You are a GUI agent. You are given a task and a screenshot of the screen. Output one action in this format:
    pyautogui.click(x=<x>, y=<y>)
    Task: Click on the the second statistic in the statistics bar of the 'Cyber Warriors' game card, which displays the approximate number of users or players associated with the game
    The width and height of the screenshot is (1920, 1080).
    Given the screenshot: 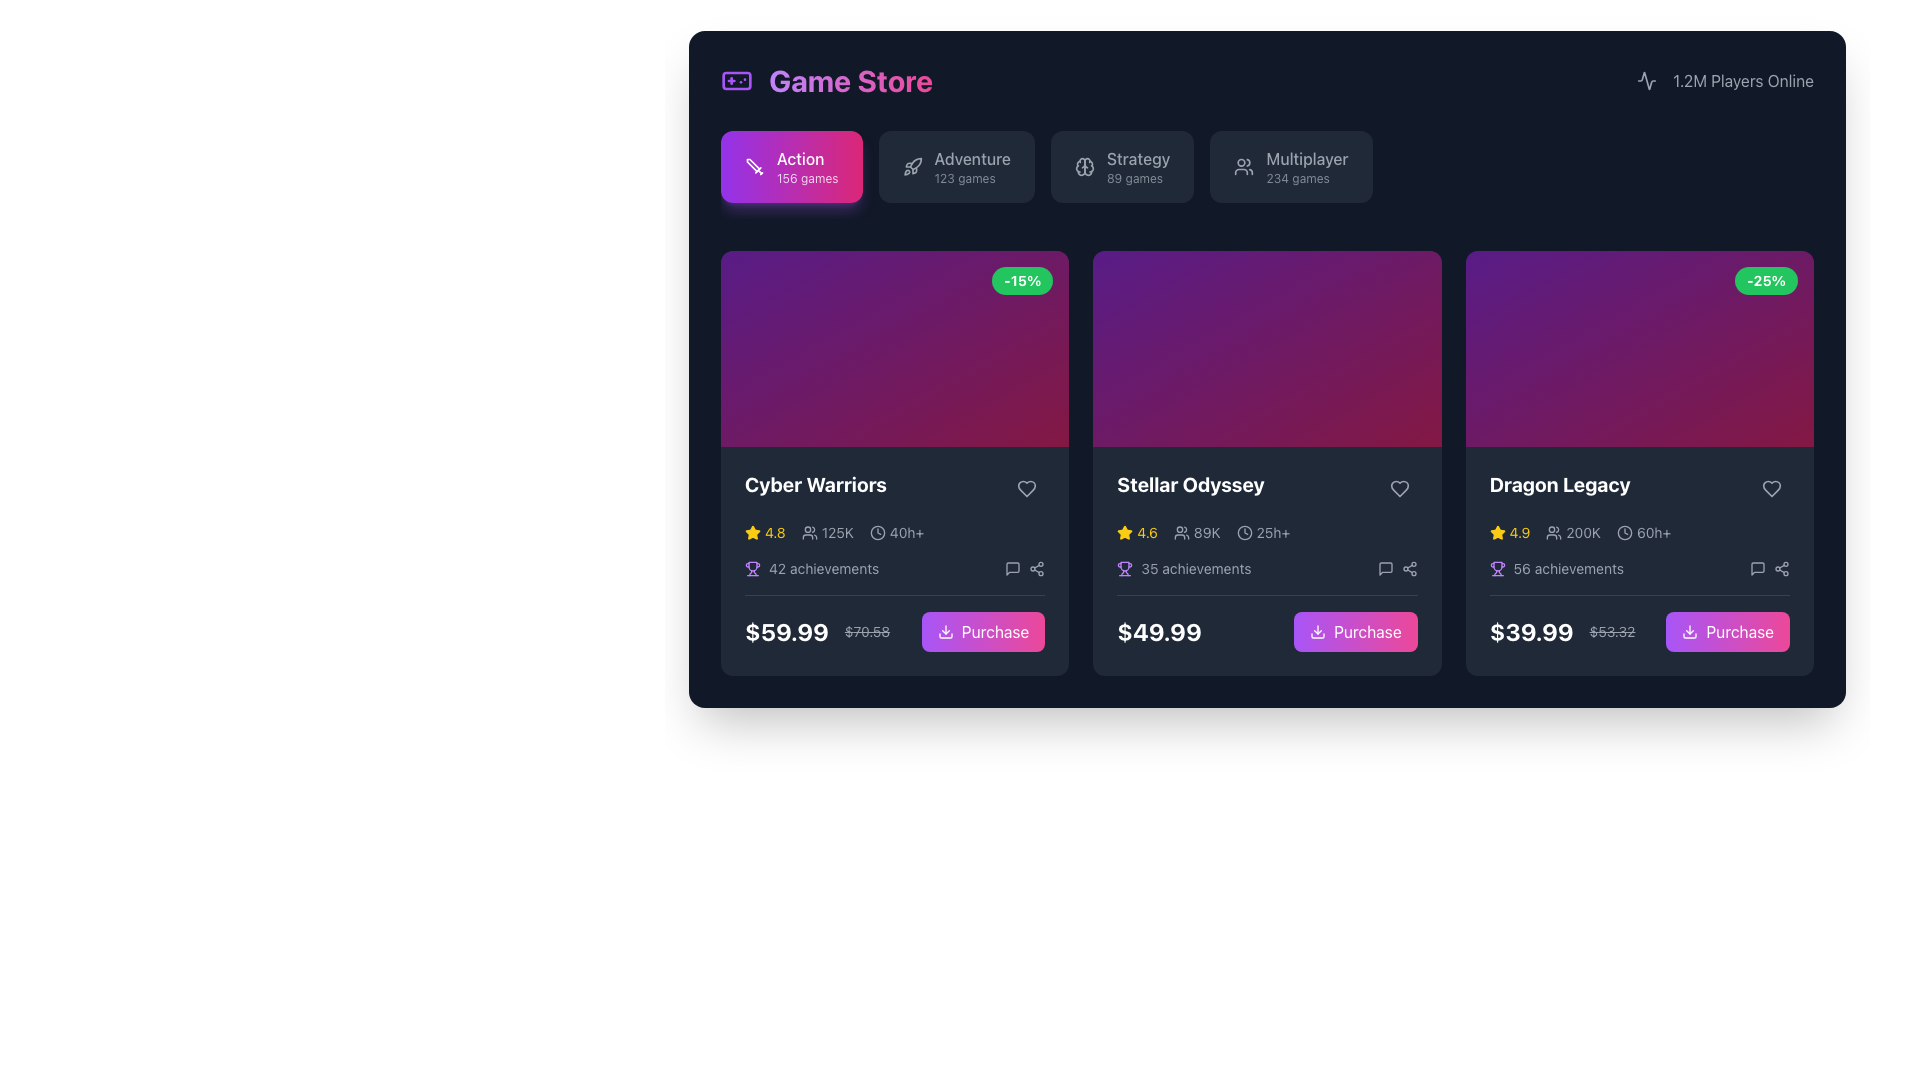 What is the action you would take?
    pyautogui.click(x=827, y=531)
    